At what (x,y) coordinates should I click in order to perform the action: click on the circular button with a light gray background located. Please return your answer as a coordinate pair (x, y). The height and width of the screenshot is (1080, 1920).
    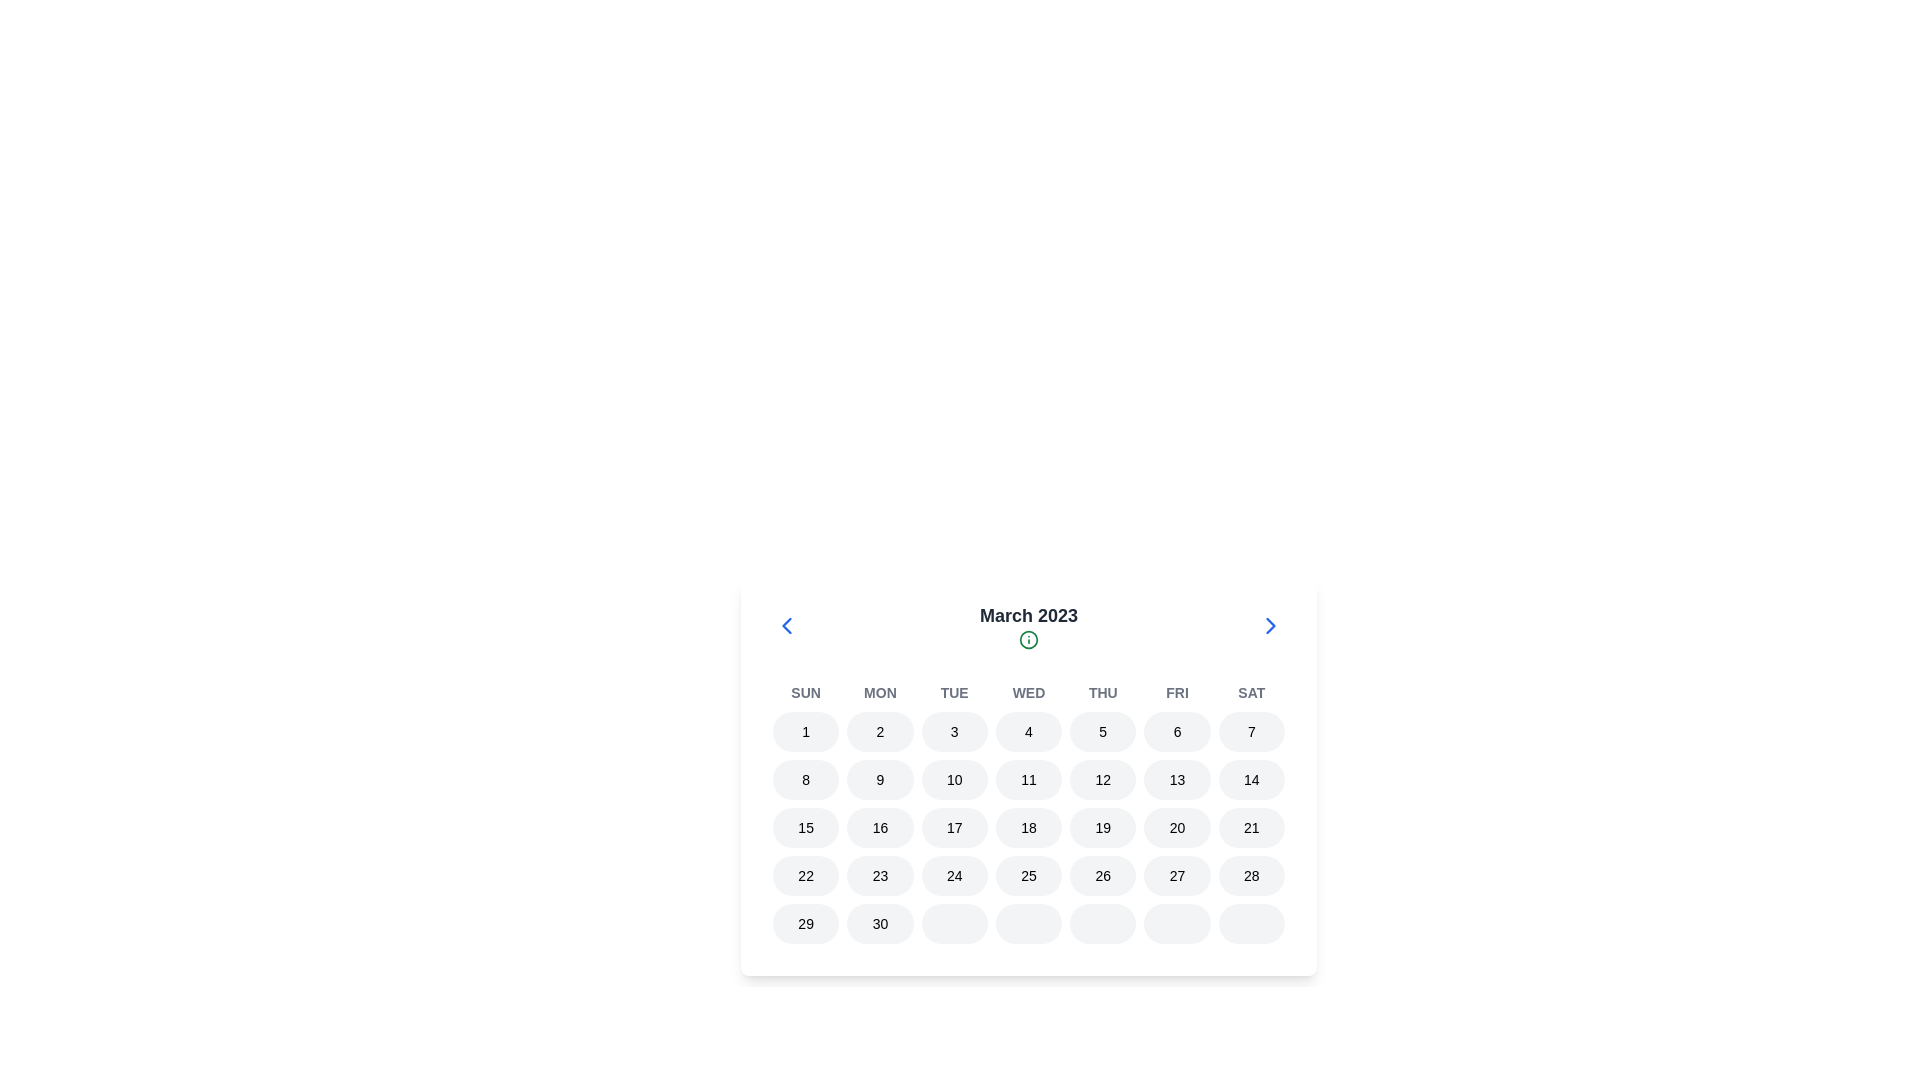
    Looking at the image, I should click on (1102, 924).